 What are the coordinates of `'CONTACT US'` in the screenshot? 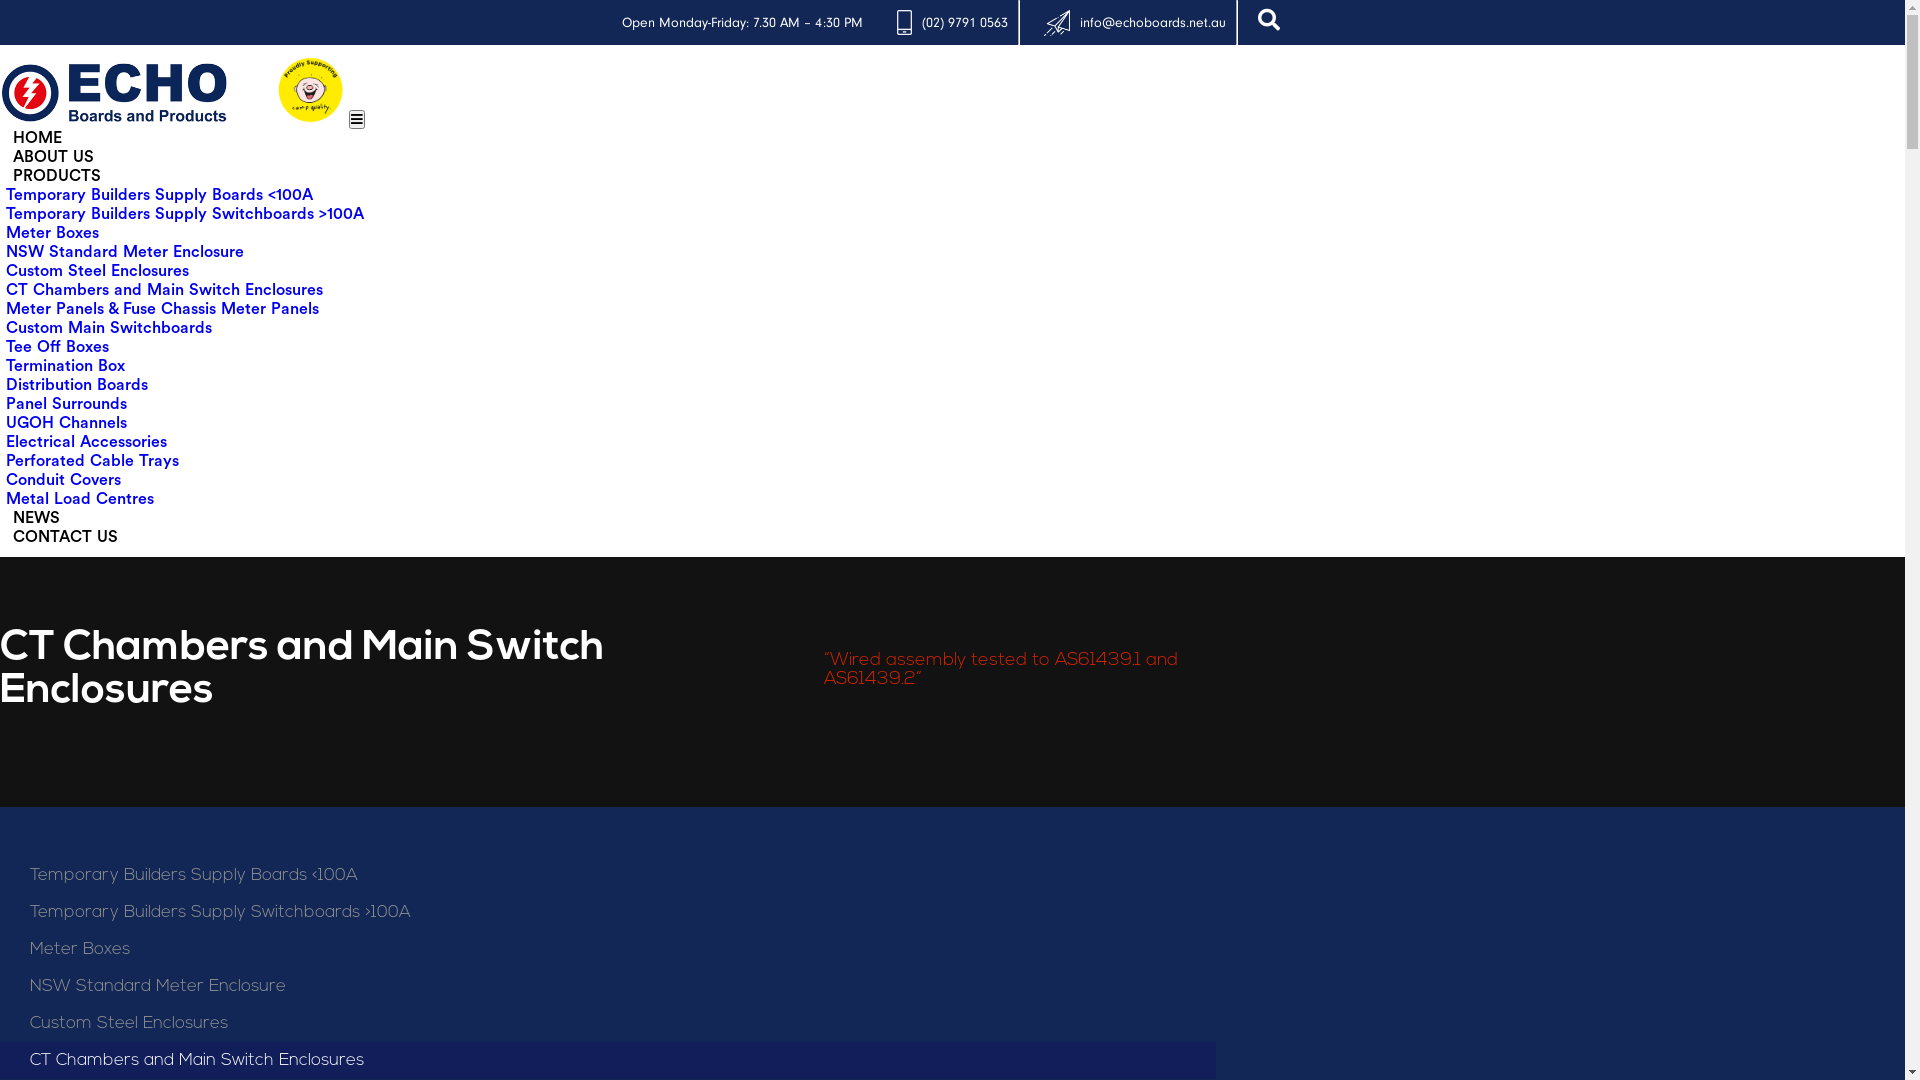 It's located at (65, 535).